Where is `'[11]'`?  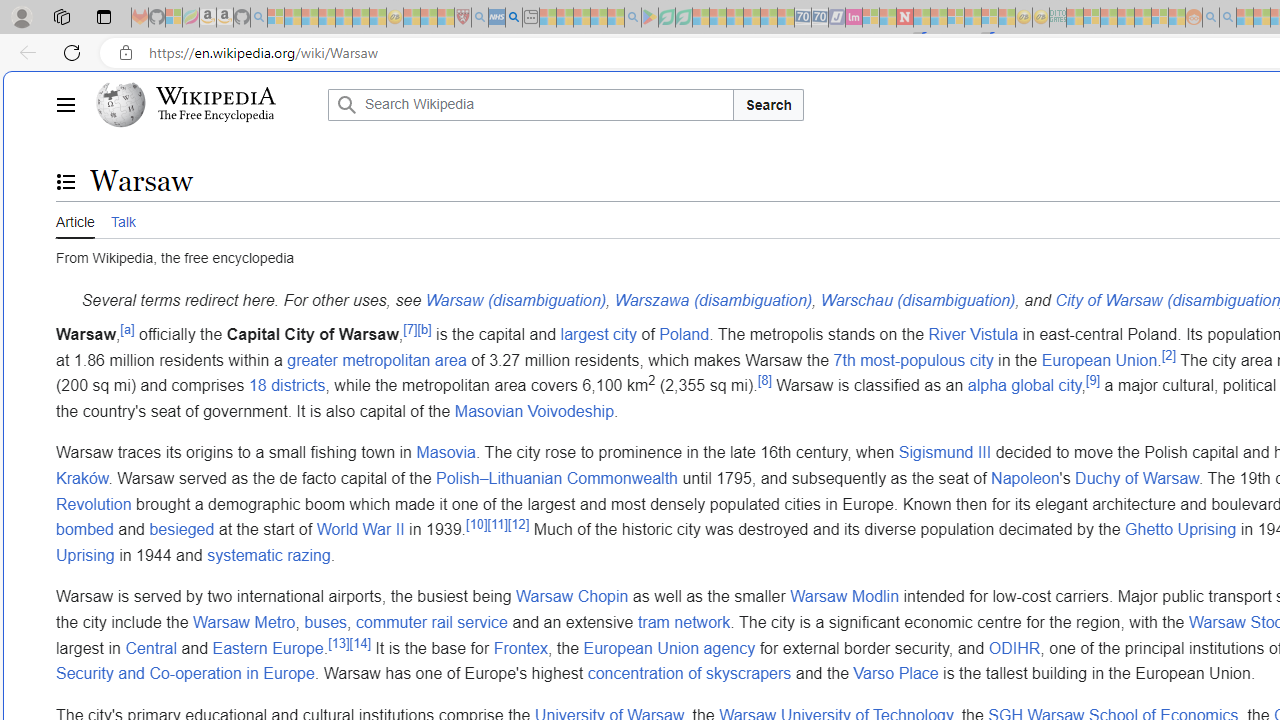 '[11]' is located at coordinates (497, 523).